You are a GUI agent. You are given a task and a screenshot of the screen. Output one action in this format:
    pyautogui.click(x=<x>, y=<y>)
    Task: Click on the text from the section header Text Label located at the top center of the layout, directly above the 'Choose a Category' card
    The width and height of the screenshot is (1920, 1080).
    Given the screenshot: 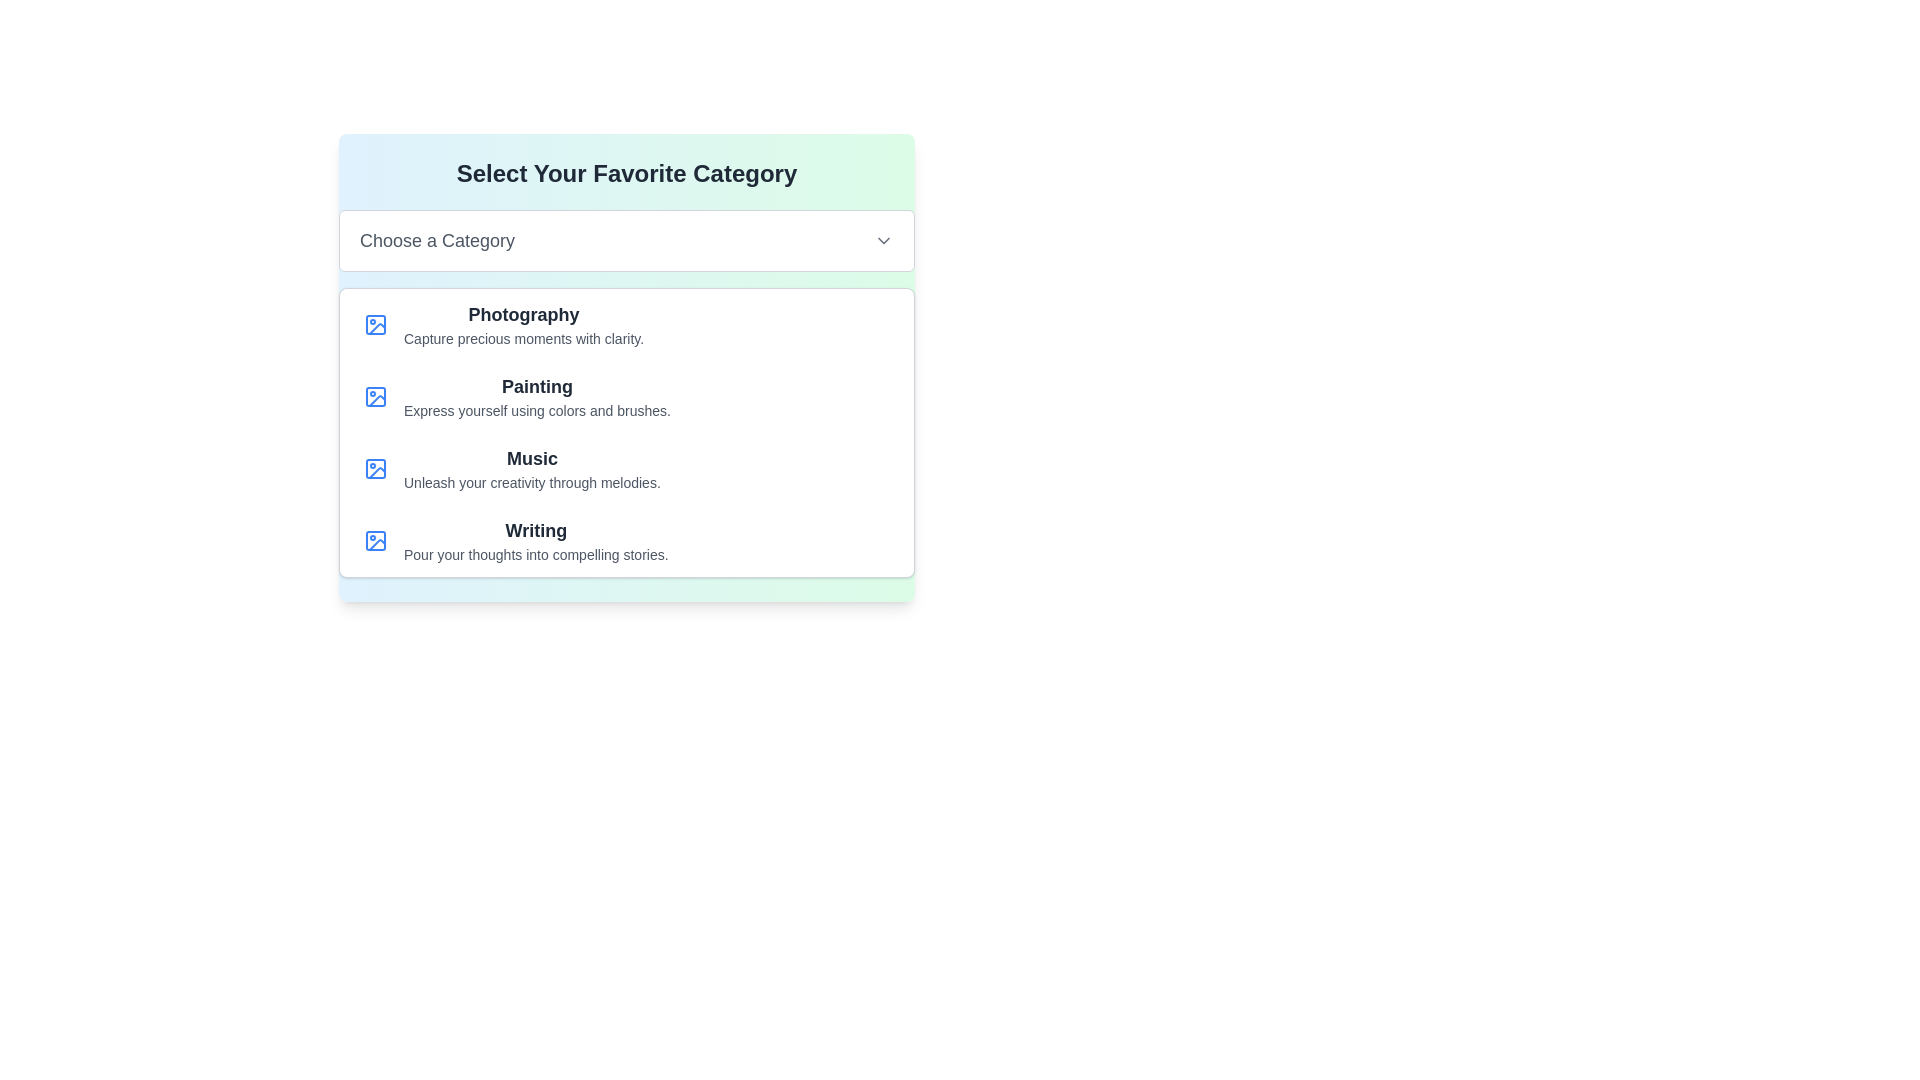 What is the action you would take?
    pyautogui.click(x=626, y=172)
    